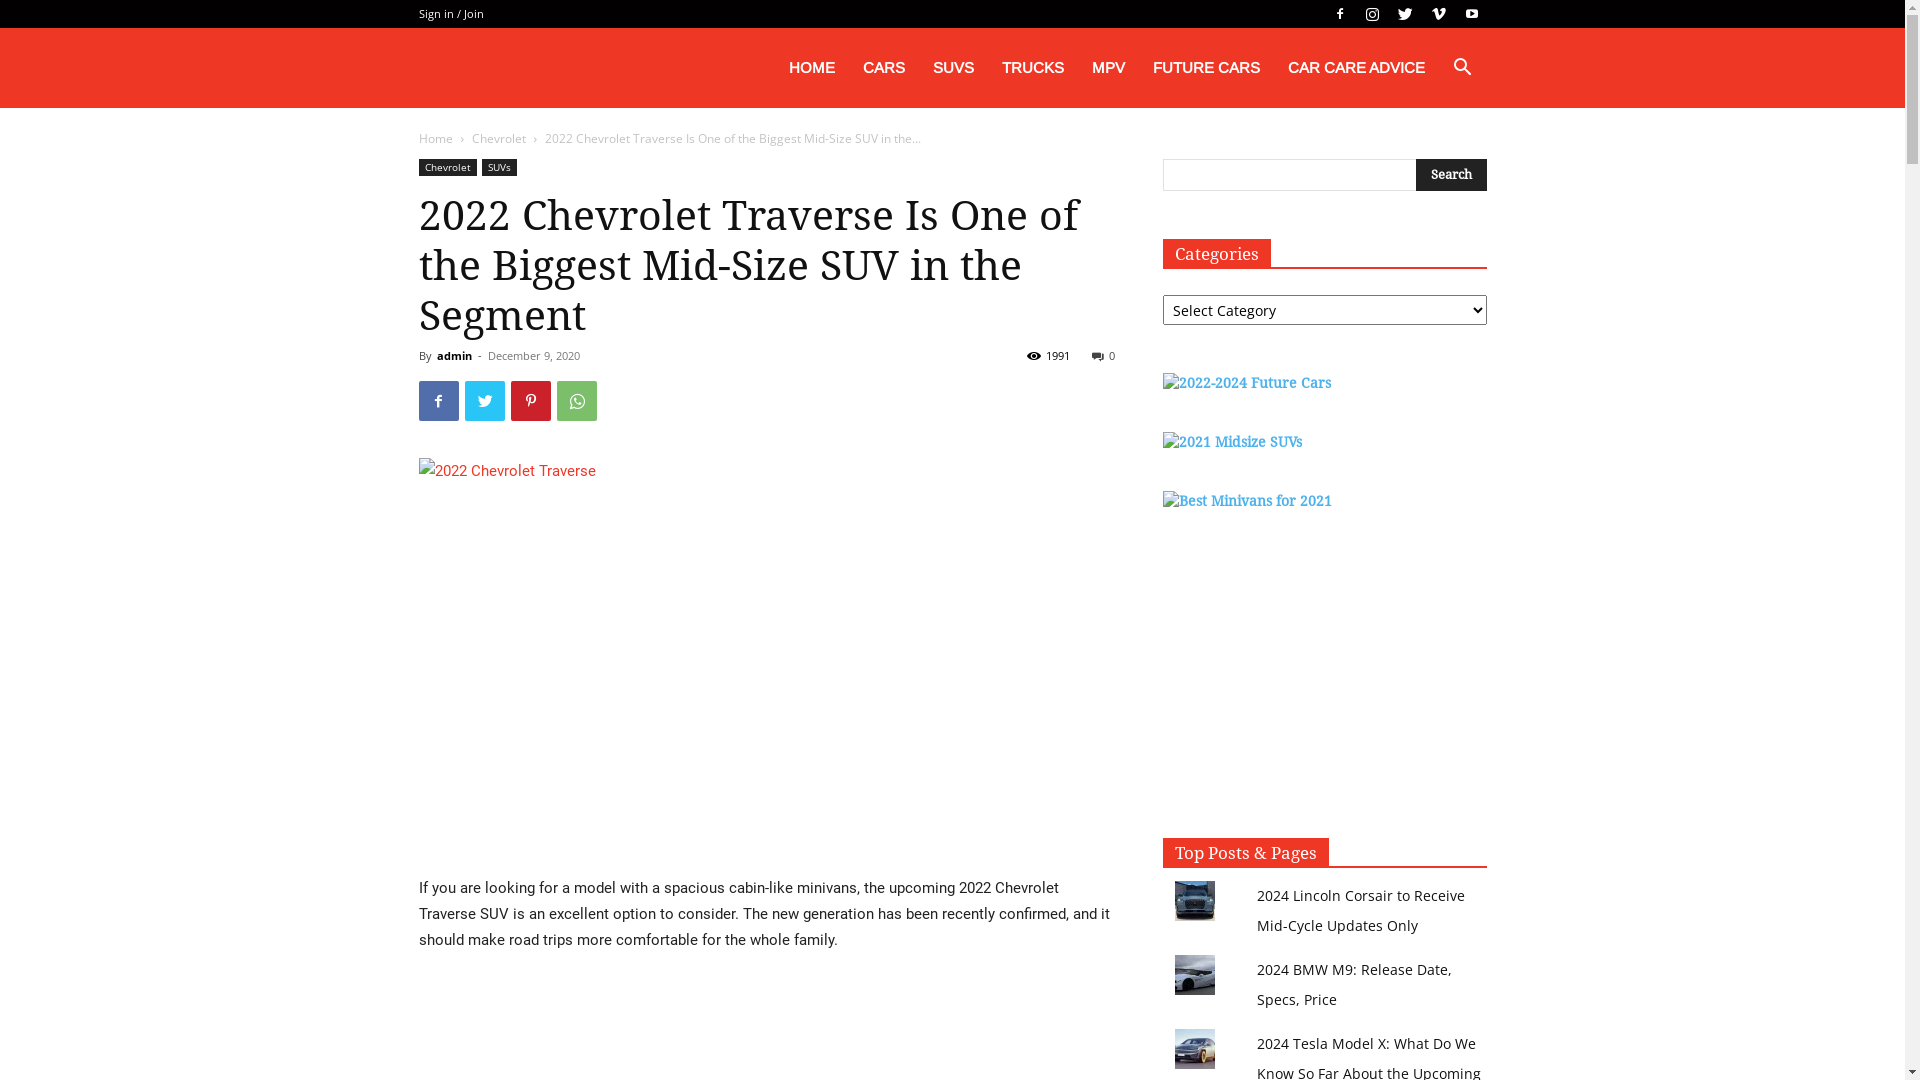 The width and height of the screenshot is (1920, 1080). What do you see at coordinates (1032, 67) in the screenshot?
I see `'TRUCKS'` at bounding box center [1032, 67].